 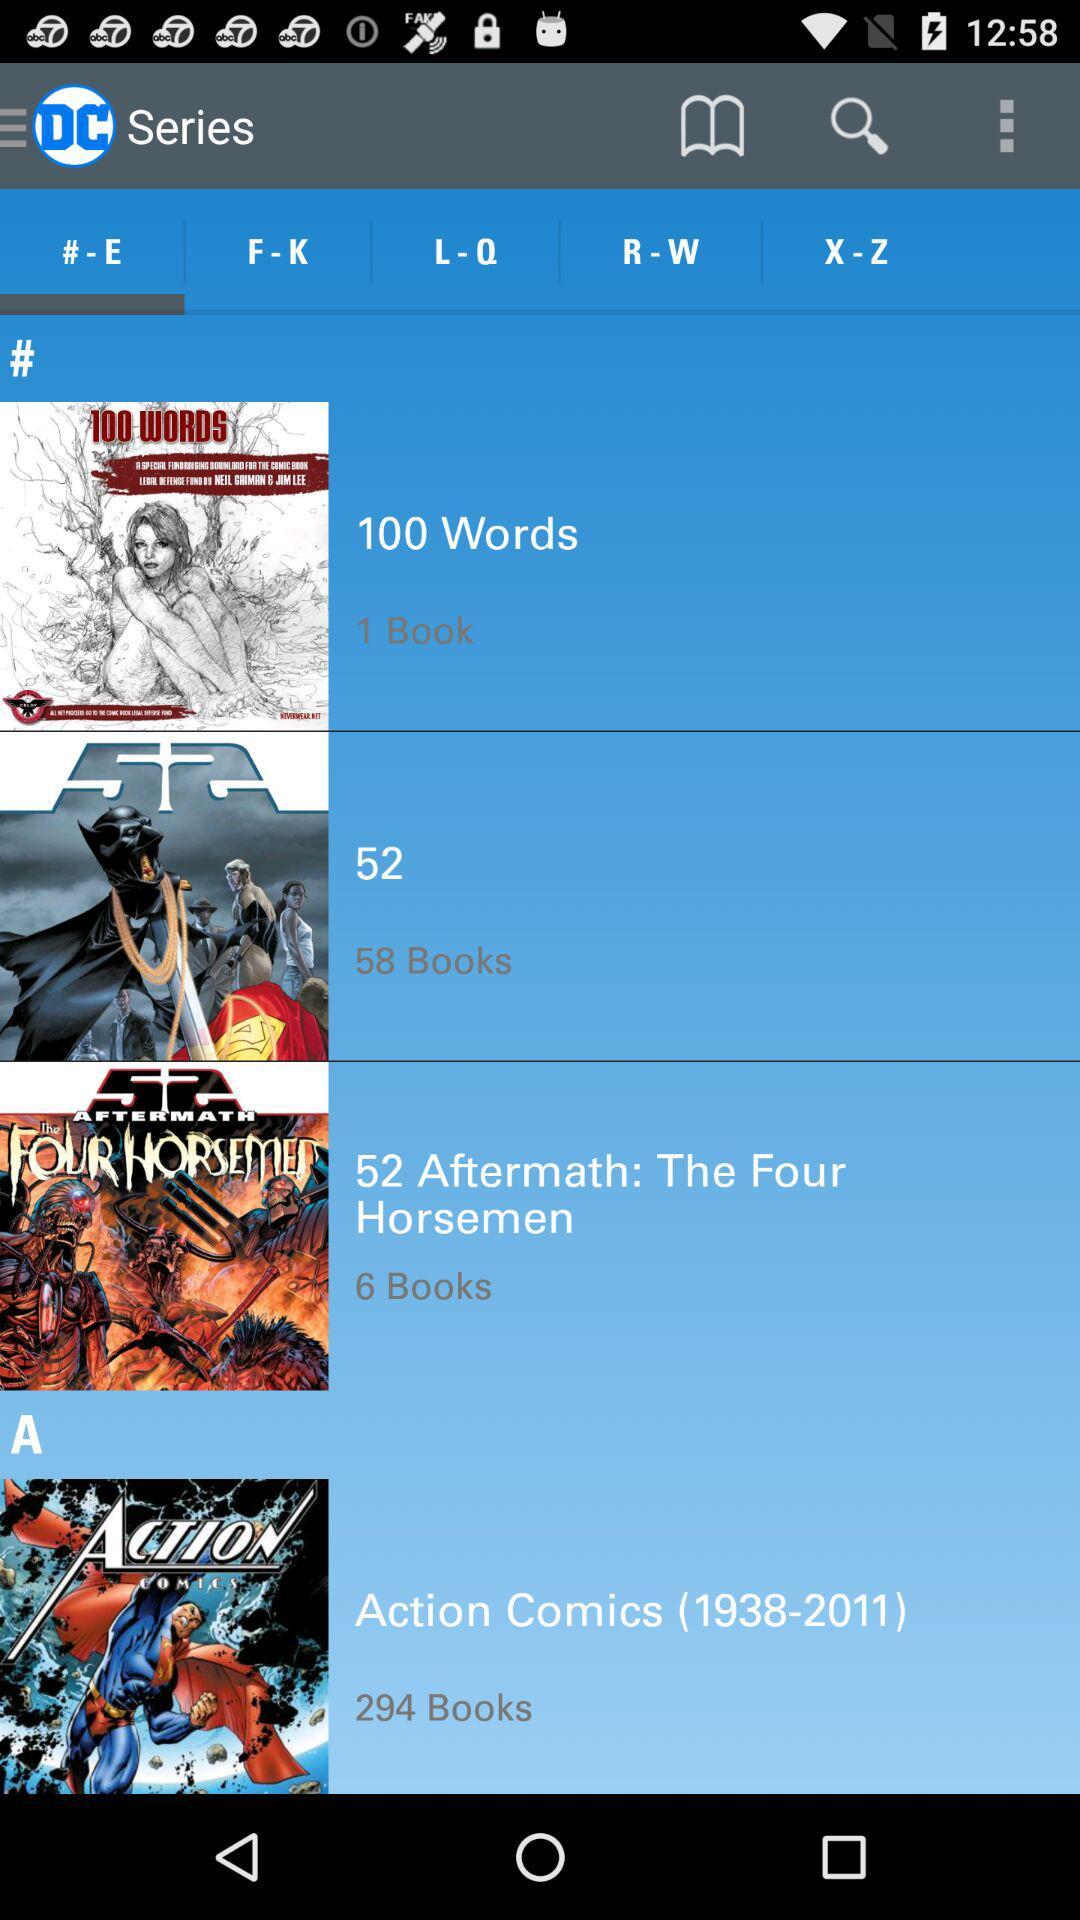 I want to click on the 58 books, so click(x=432, y=960).